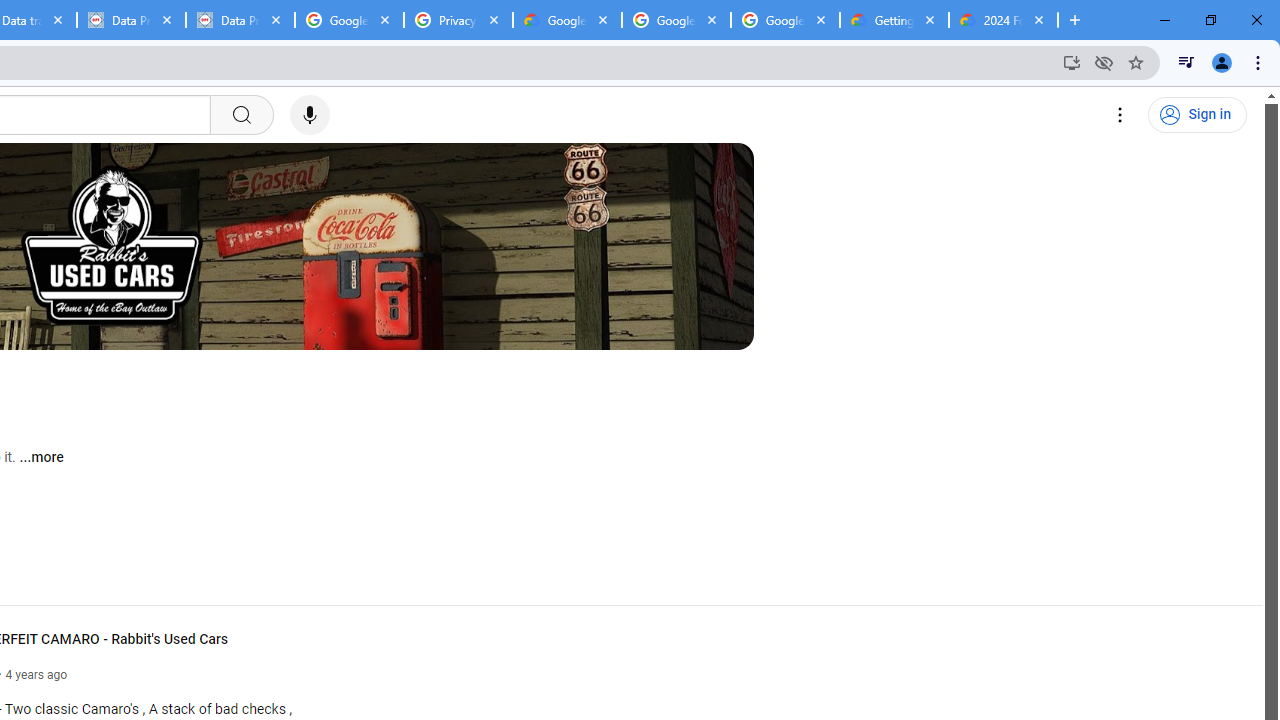 This screenshot has width=1280, height=720. What do you see at coordinates (566, 20) in the screenshot?
I see `'Google Cloud Terms Directory | Google Cloud'` at bounding box center [566, 20].